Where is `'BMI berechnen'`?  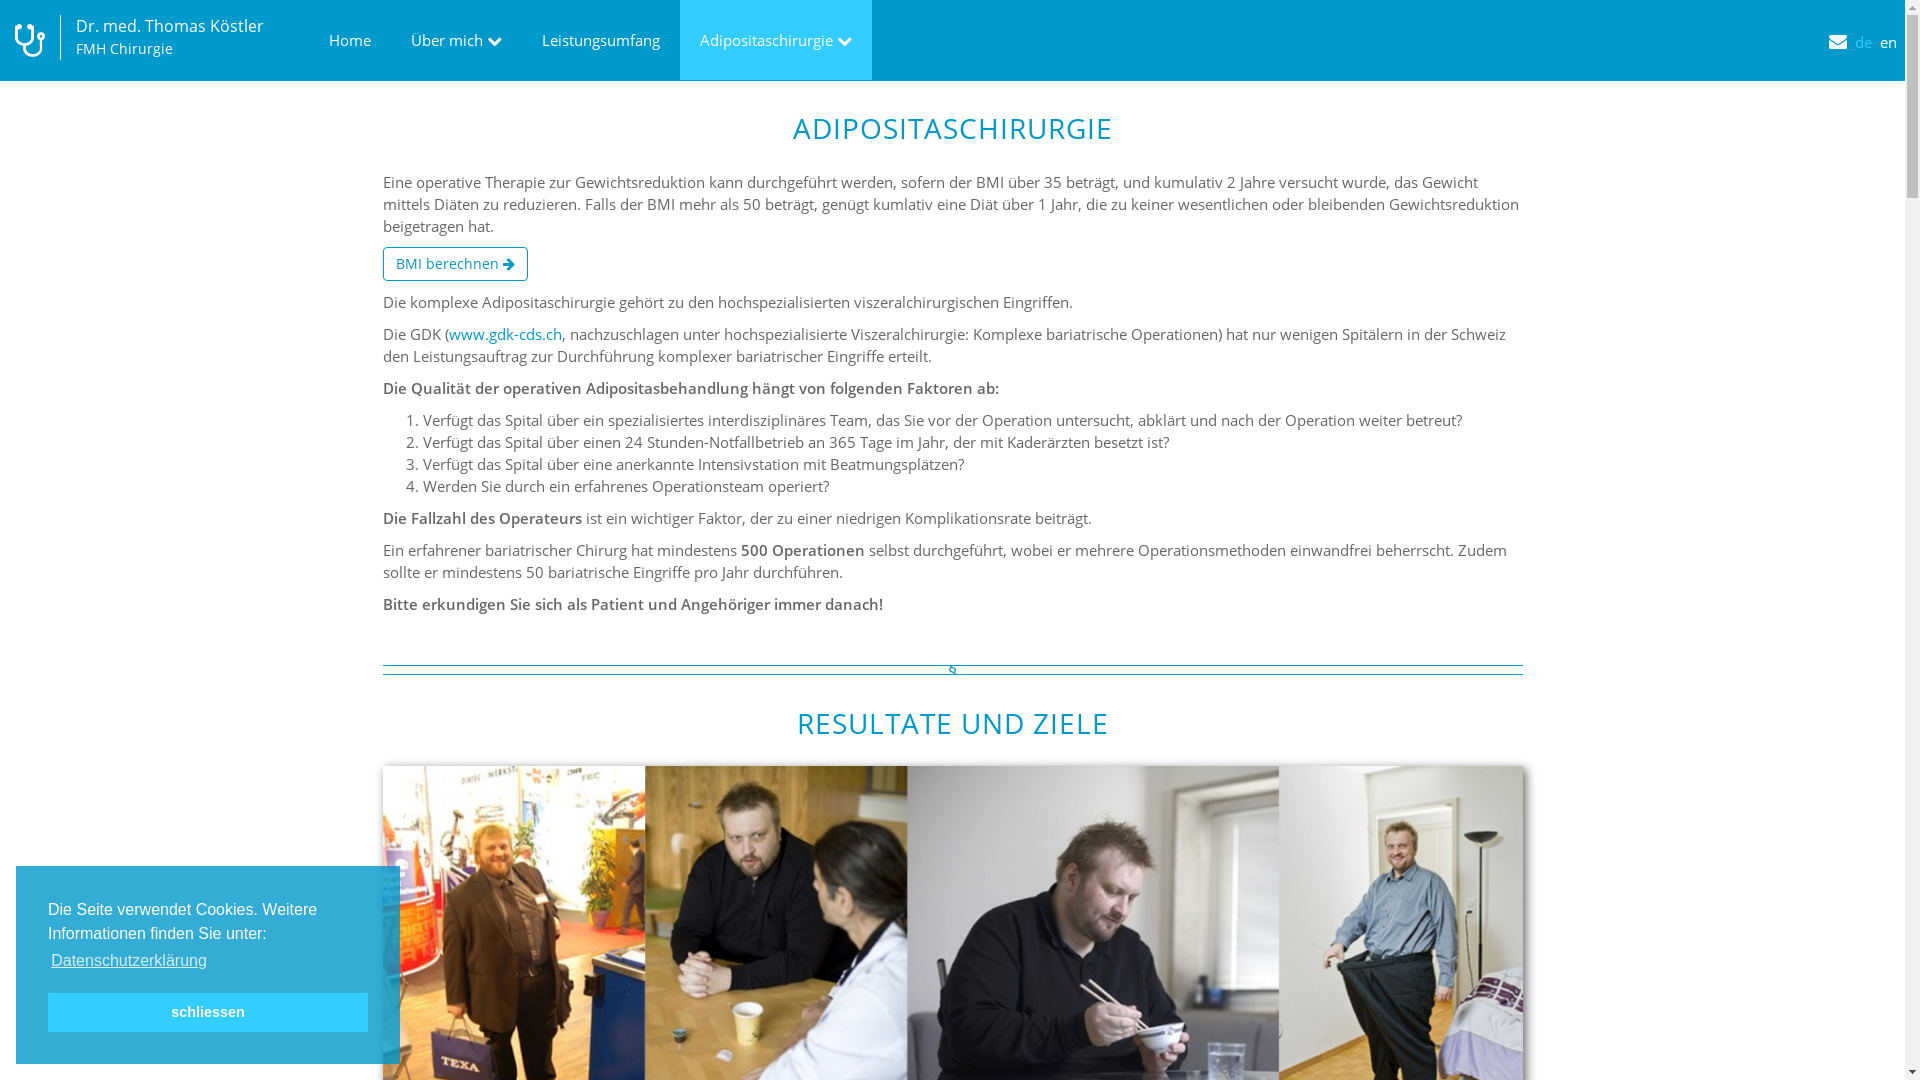 'BMI berechnen' is located at coordinates (453, 262).